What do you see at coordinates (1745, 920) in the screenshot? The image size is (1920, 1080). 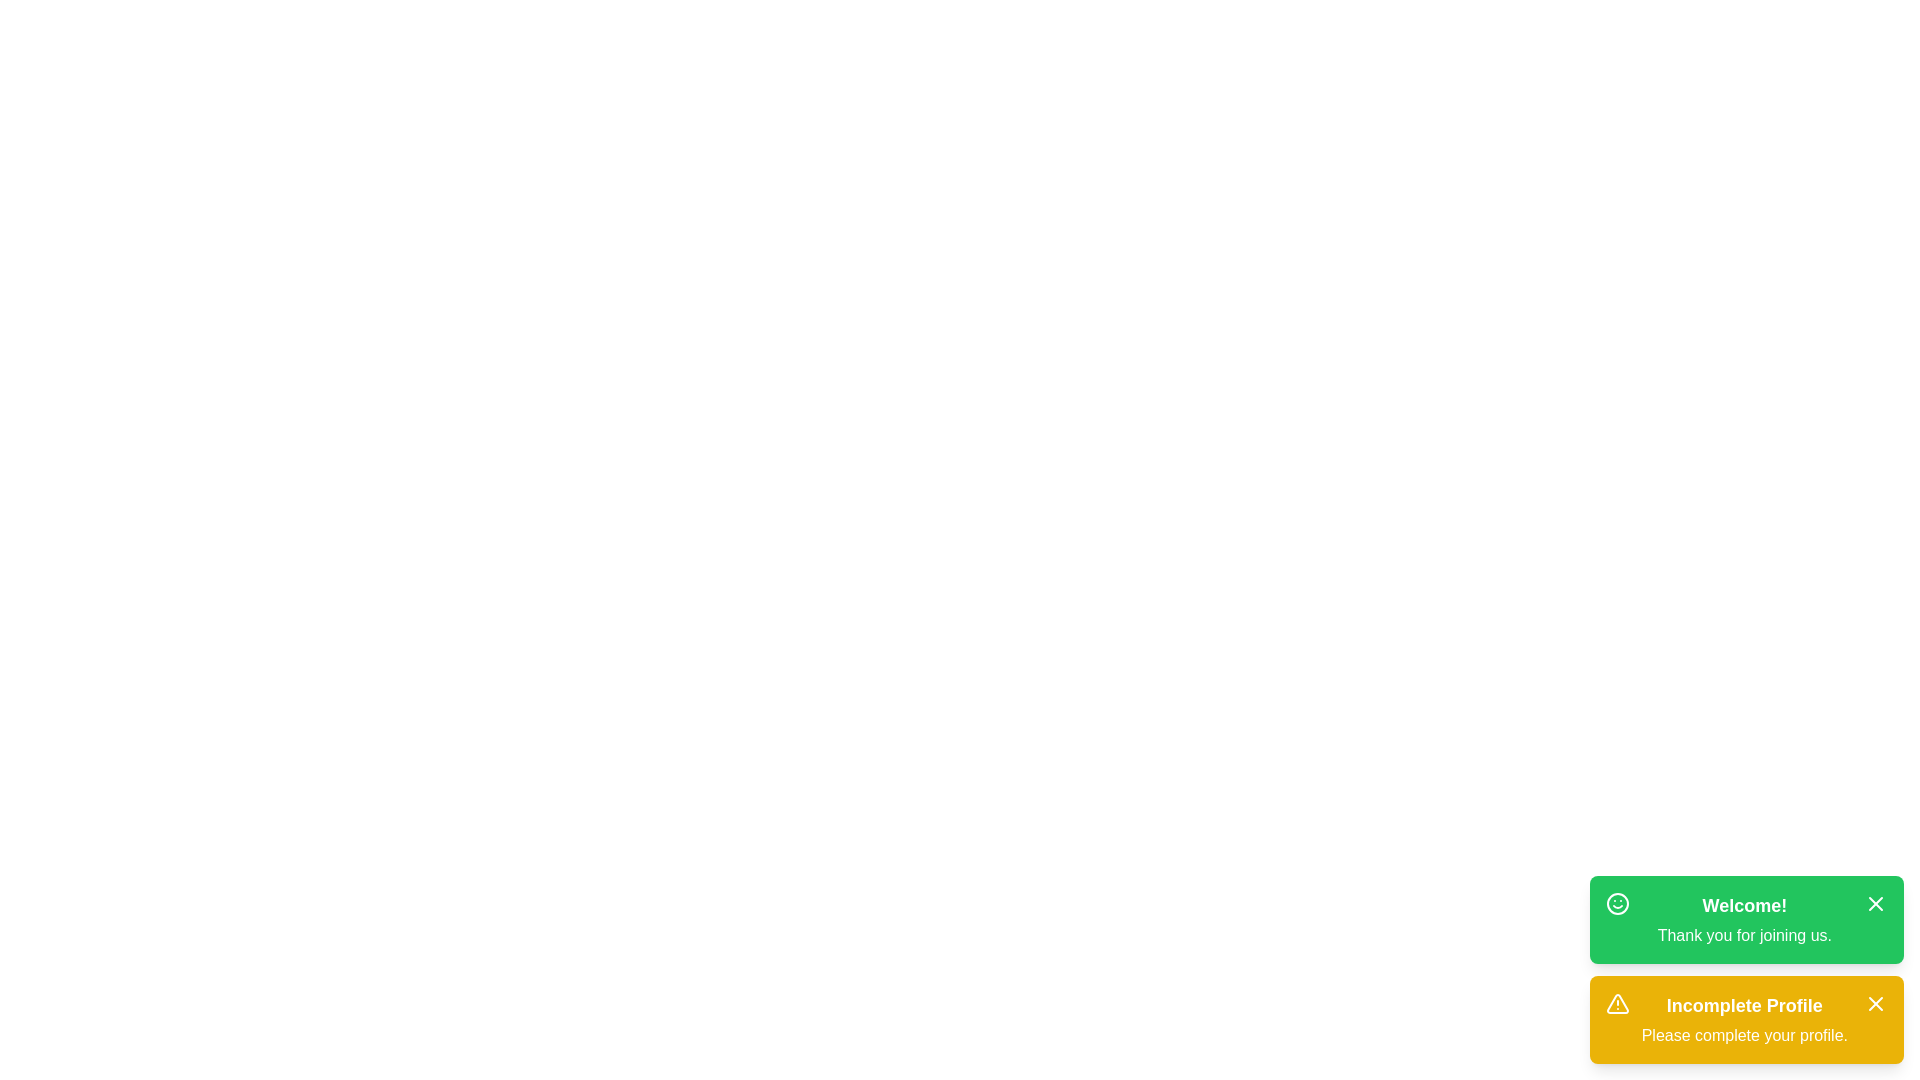 I see `the notification to highlight it for reading` at bounding box center [1745, 920].